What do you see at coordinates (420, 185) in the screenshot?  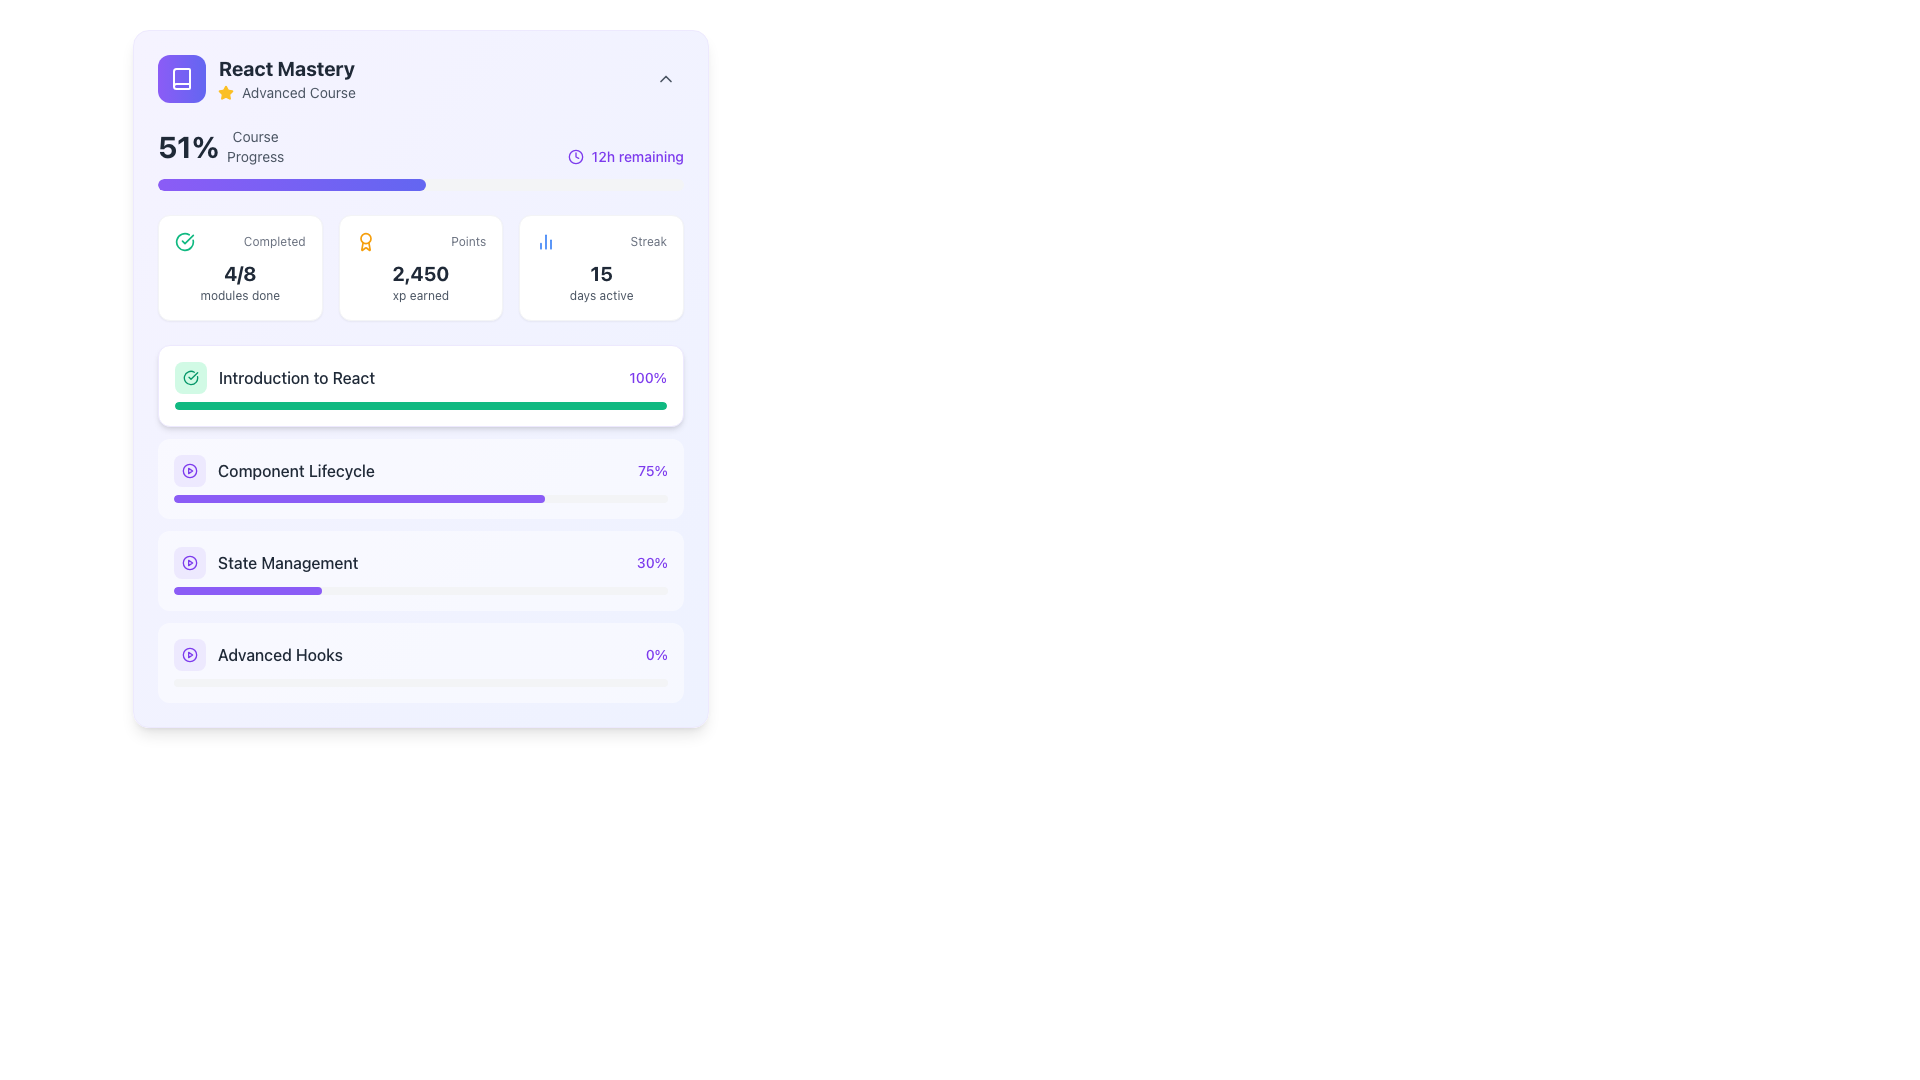 I see `the progress bar indicating 51% completion, which has a gradient foreground transitioning from violet to indigo, located below the '51%' text and 'Course Progress' label` at bounding box center [420, 185].